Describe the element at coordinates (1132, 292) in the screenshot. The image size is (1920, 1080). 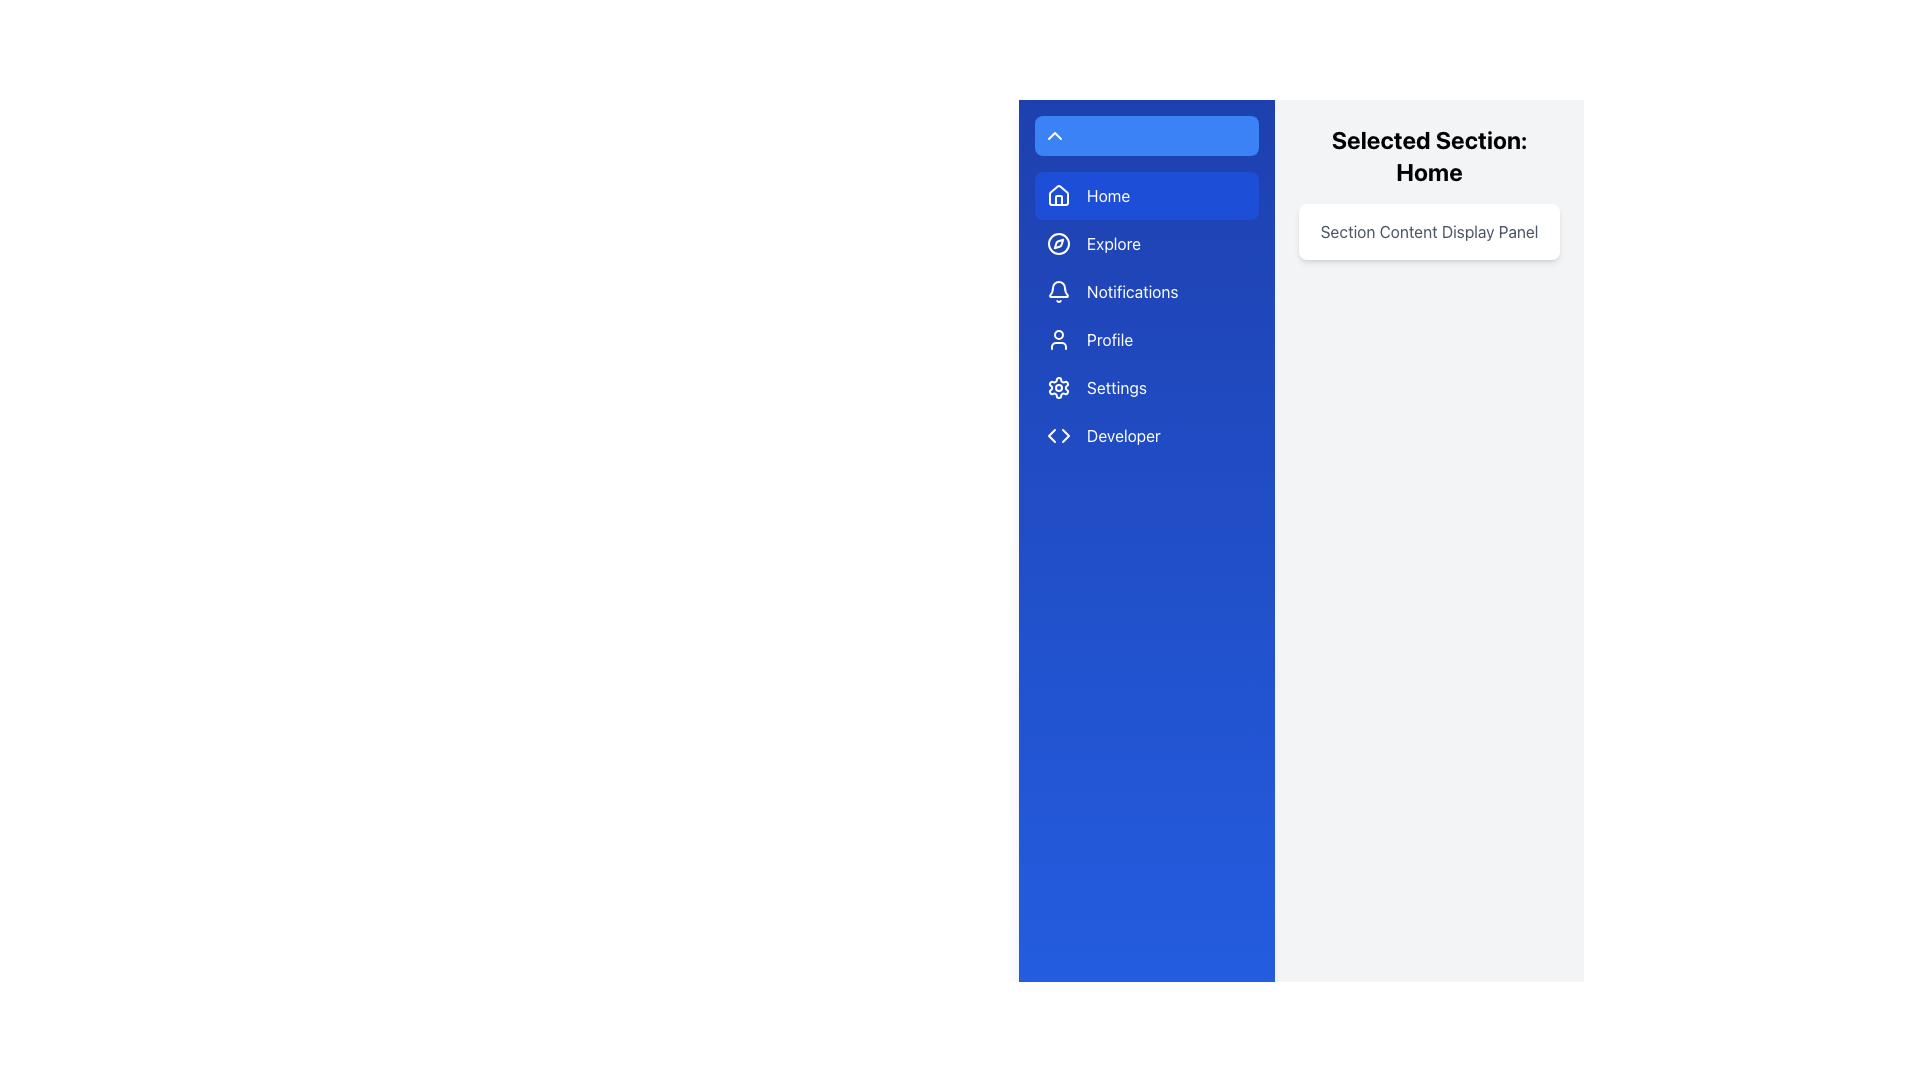
I see `the 'Notifications' menu item, which is styled in white text on a blue background, located in the vertical navigation menu on the left side, between 'Explore' and 'Profile'` at that location.